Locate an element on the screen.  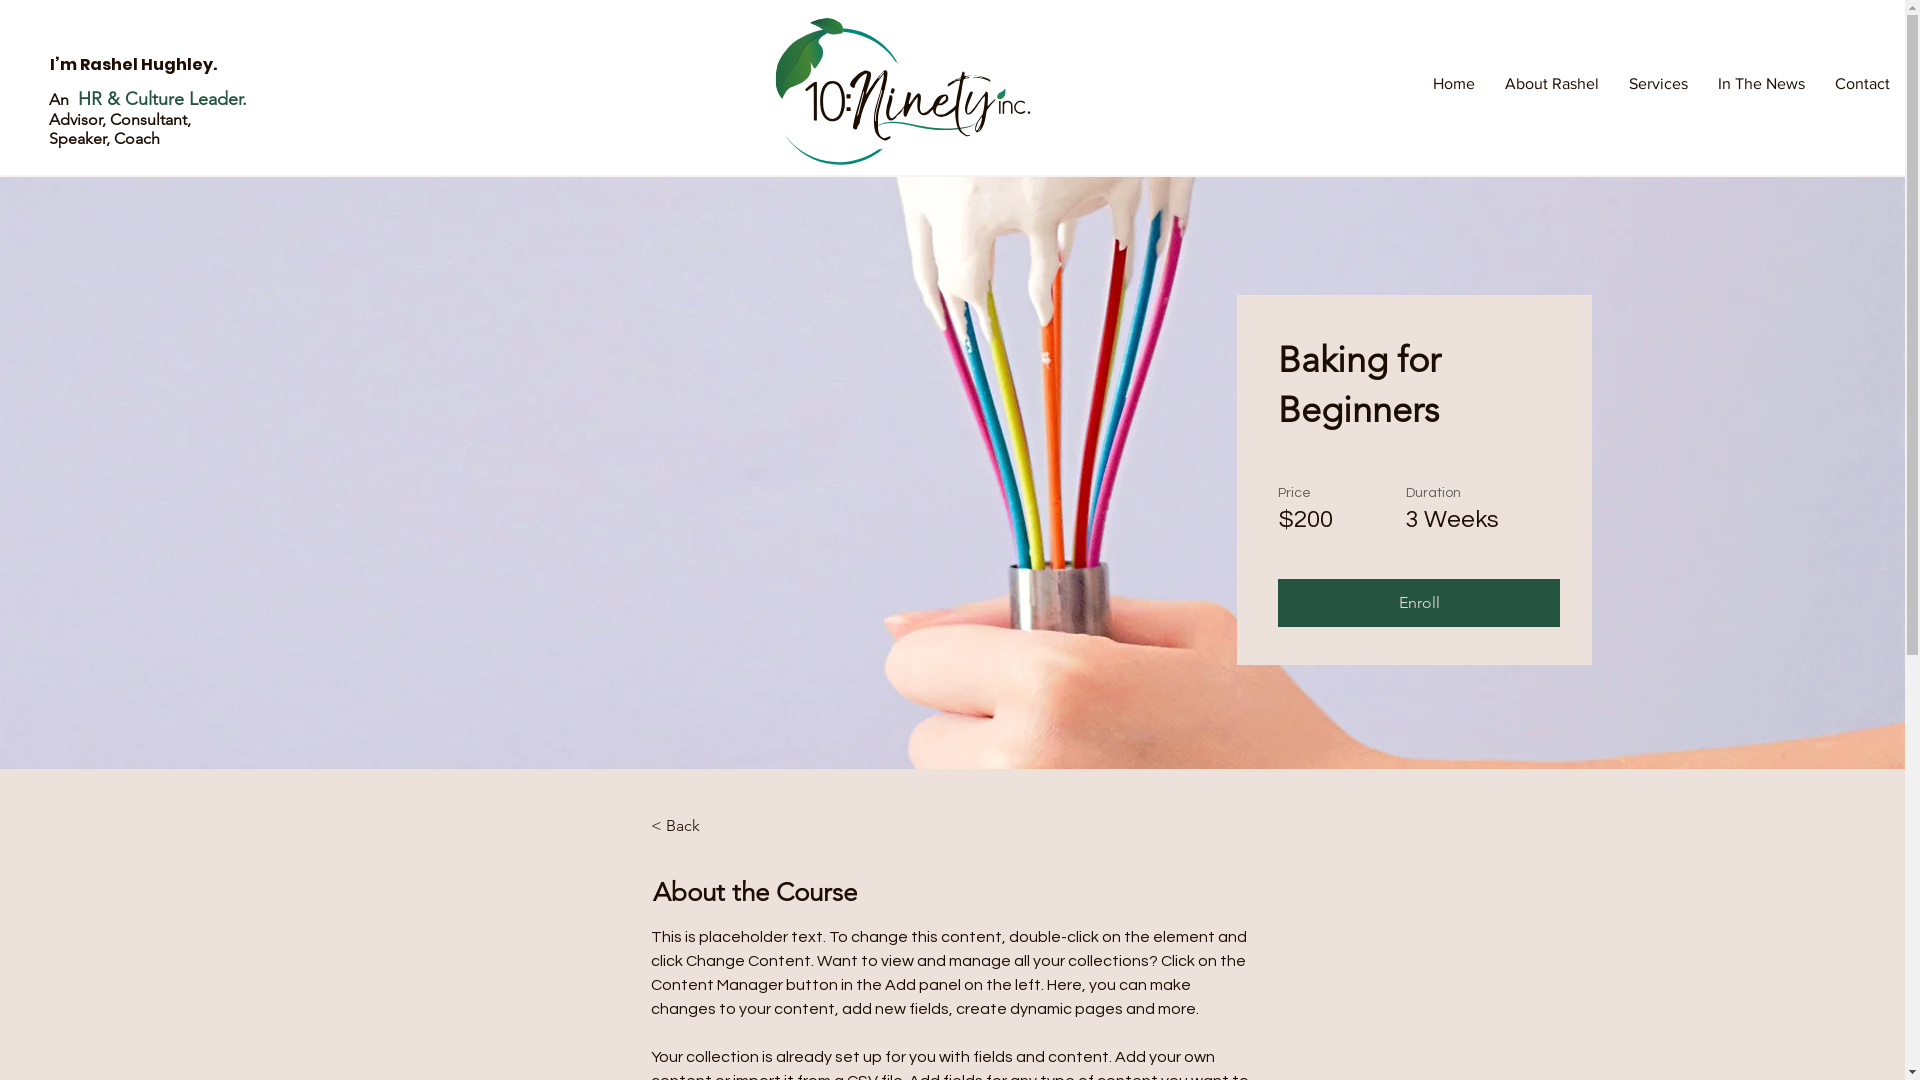
'In The News' is located at coordinates (1761, 83).